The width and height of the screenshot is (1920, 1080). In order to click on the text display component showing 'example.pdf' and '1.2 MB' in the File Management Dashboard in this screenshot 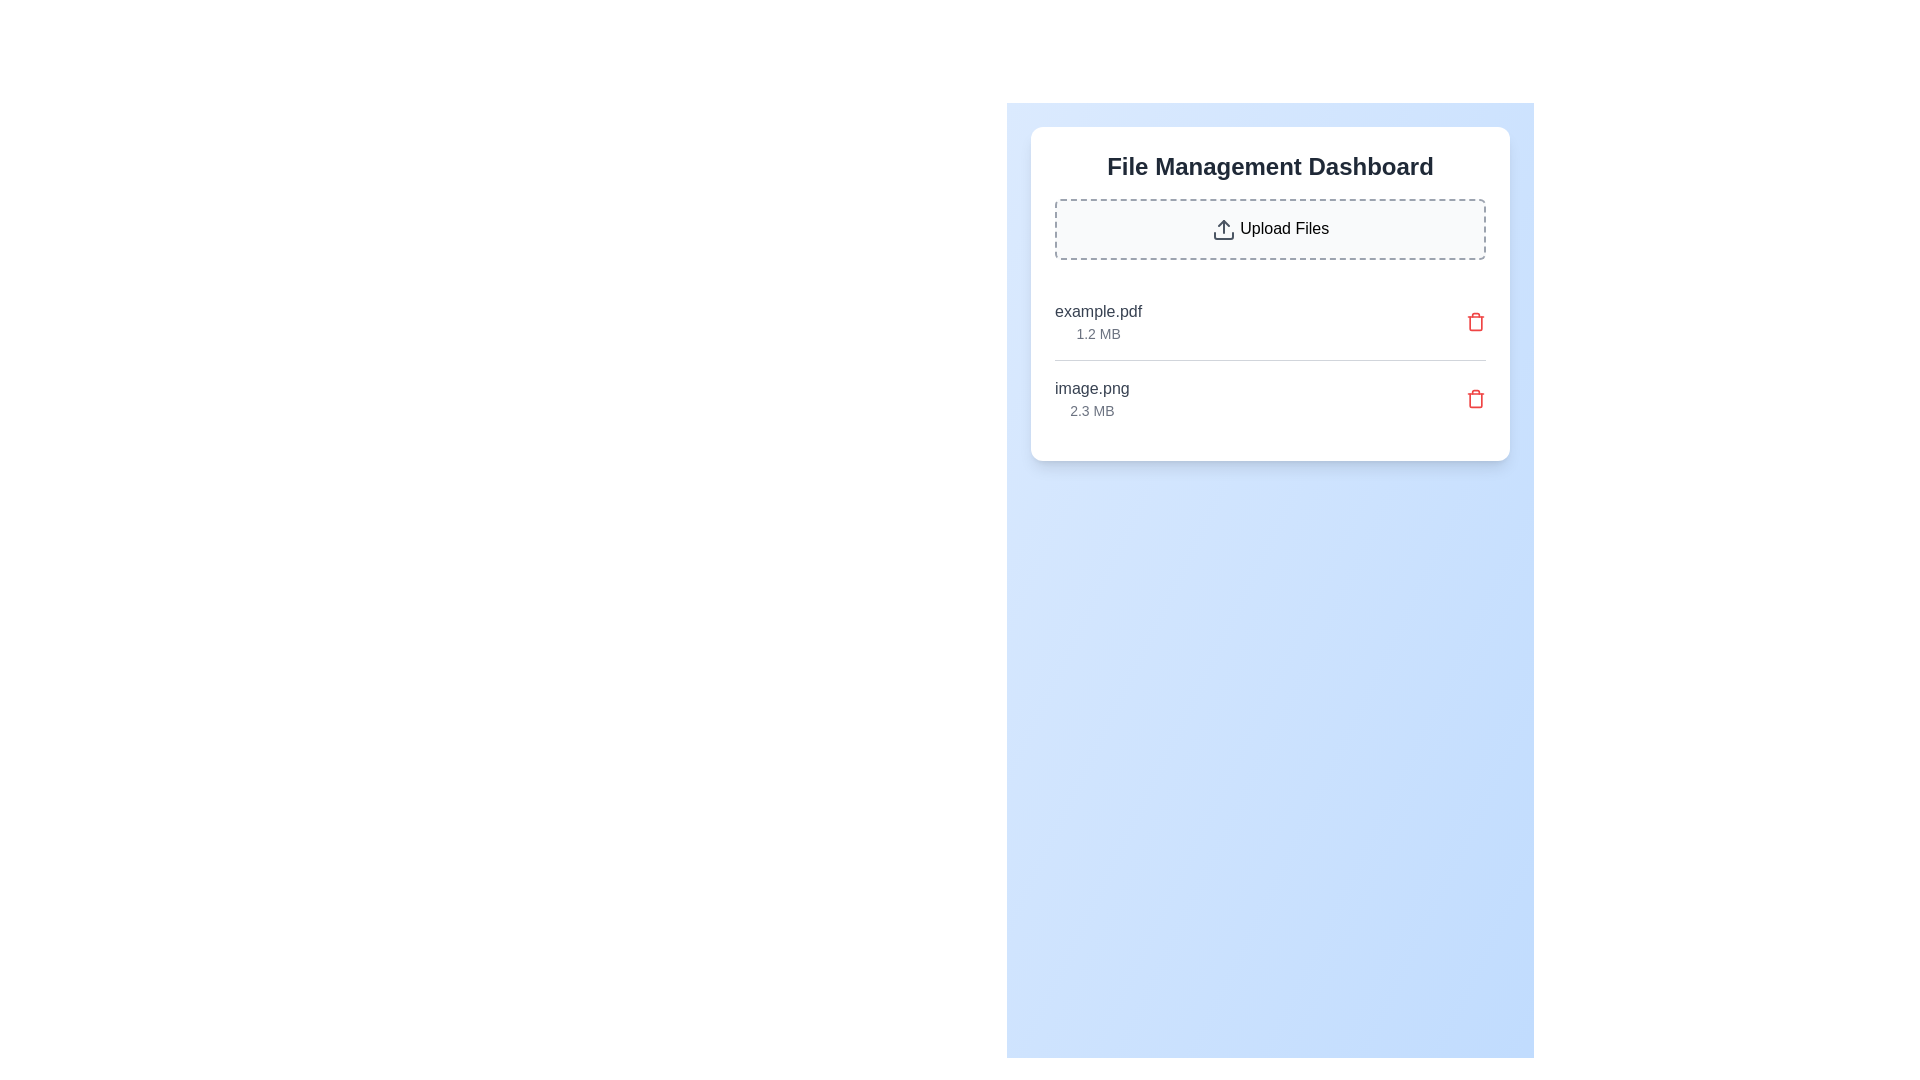, I will do `click(1097, 320)`.